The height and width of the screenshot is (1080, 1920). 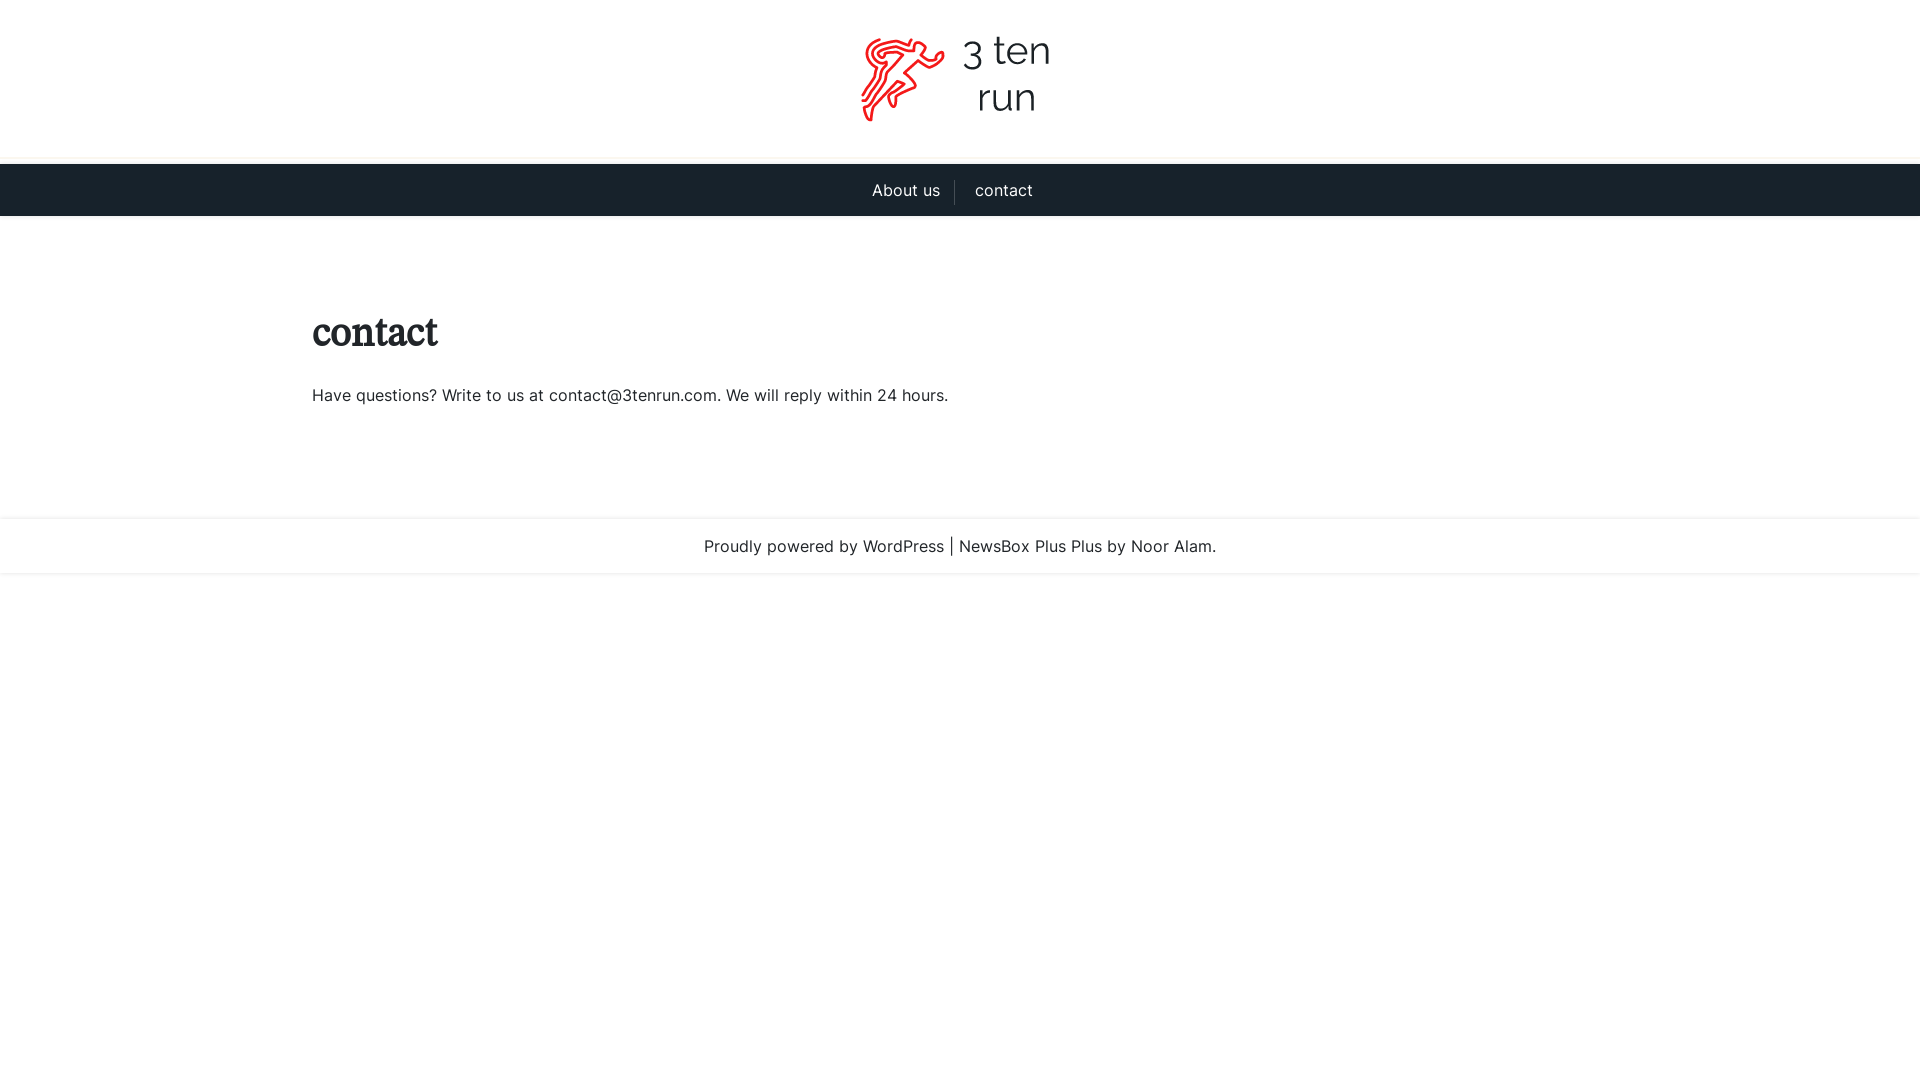 What do you see at coordinates (824, 546) in the screenshot?
I see `'Proudly powered by WordPress'` at bounding box center [824, 546].